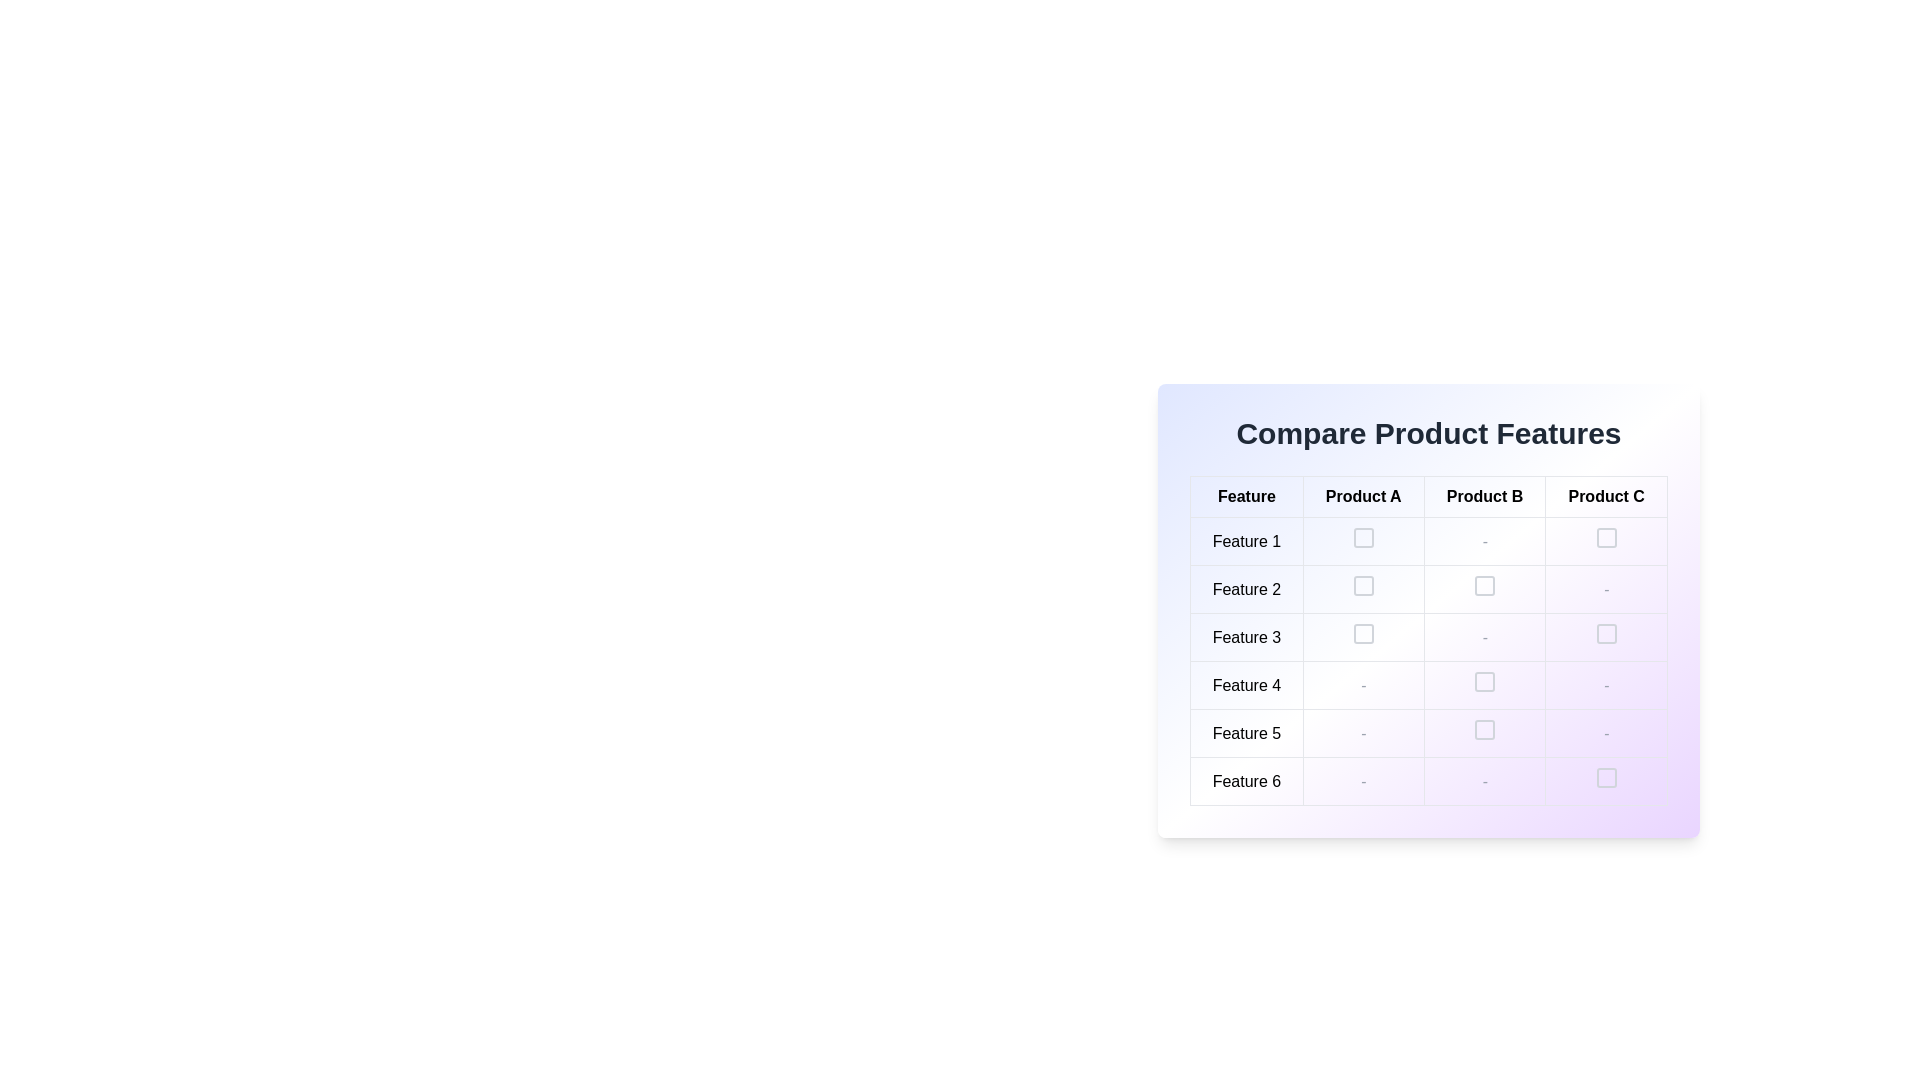 The image size is (1920, 1080). Describe the element at coordinates (1362, 536) in the screenshot. I see `the checkbox for 'Product A' under 'Feature 1' in the 'Compare Product Features' table to interact via keyboard` at that location.